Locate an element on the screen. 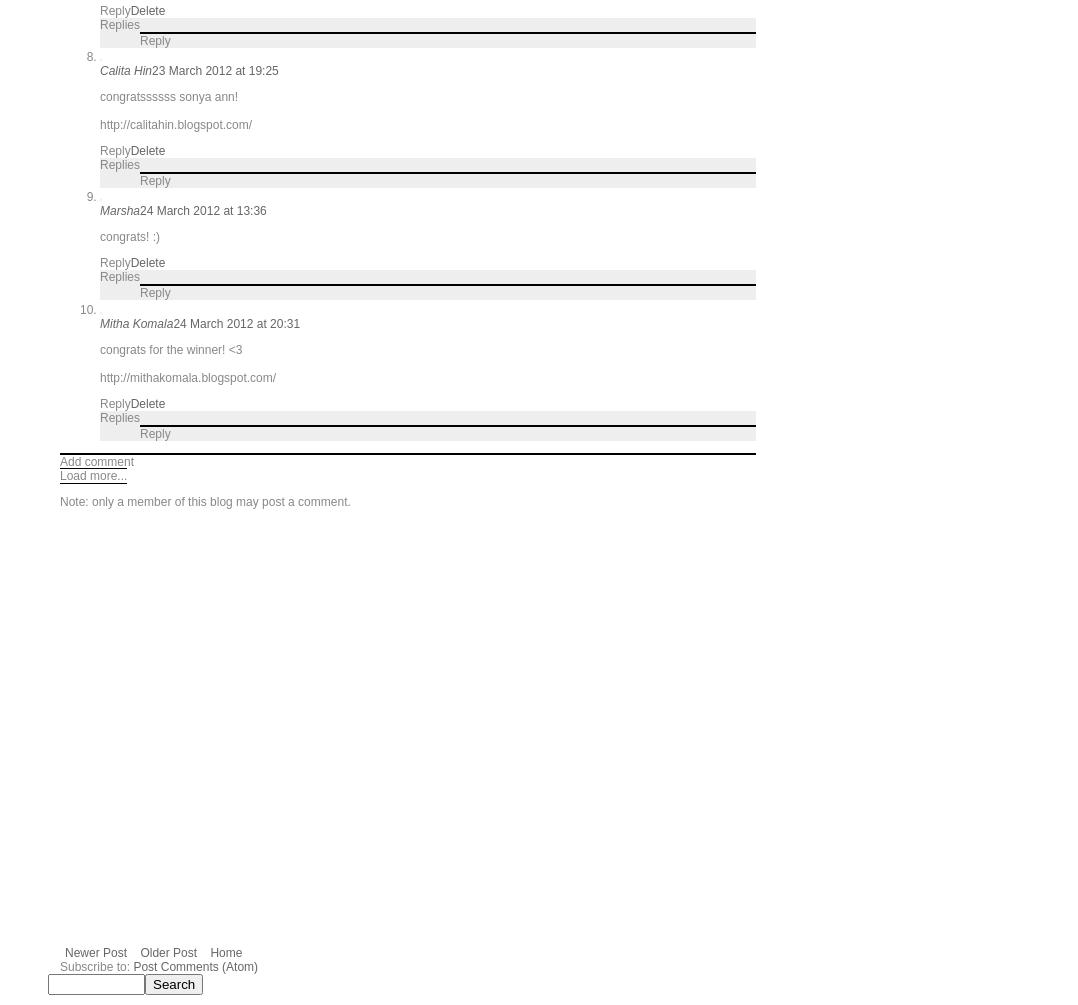  'Post Comments (Atom)' is located at coordinates (133, 965).